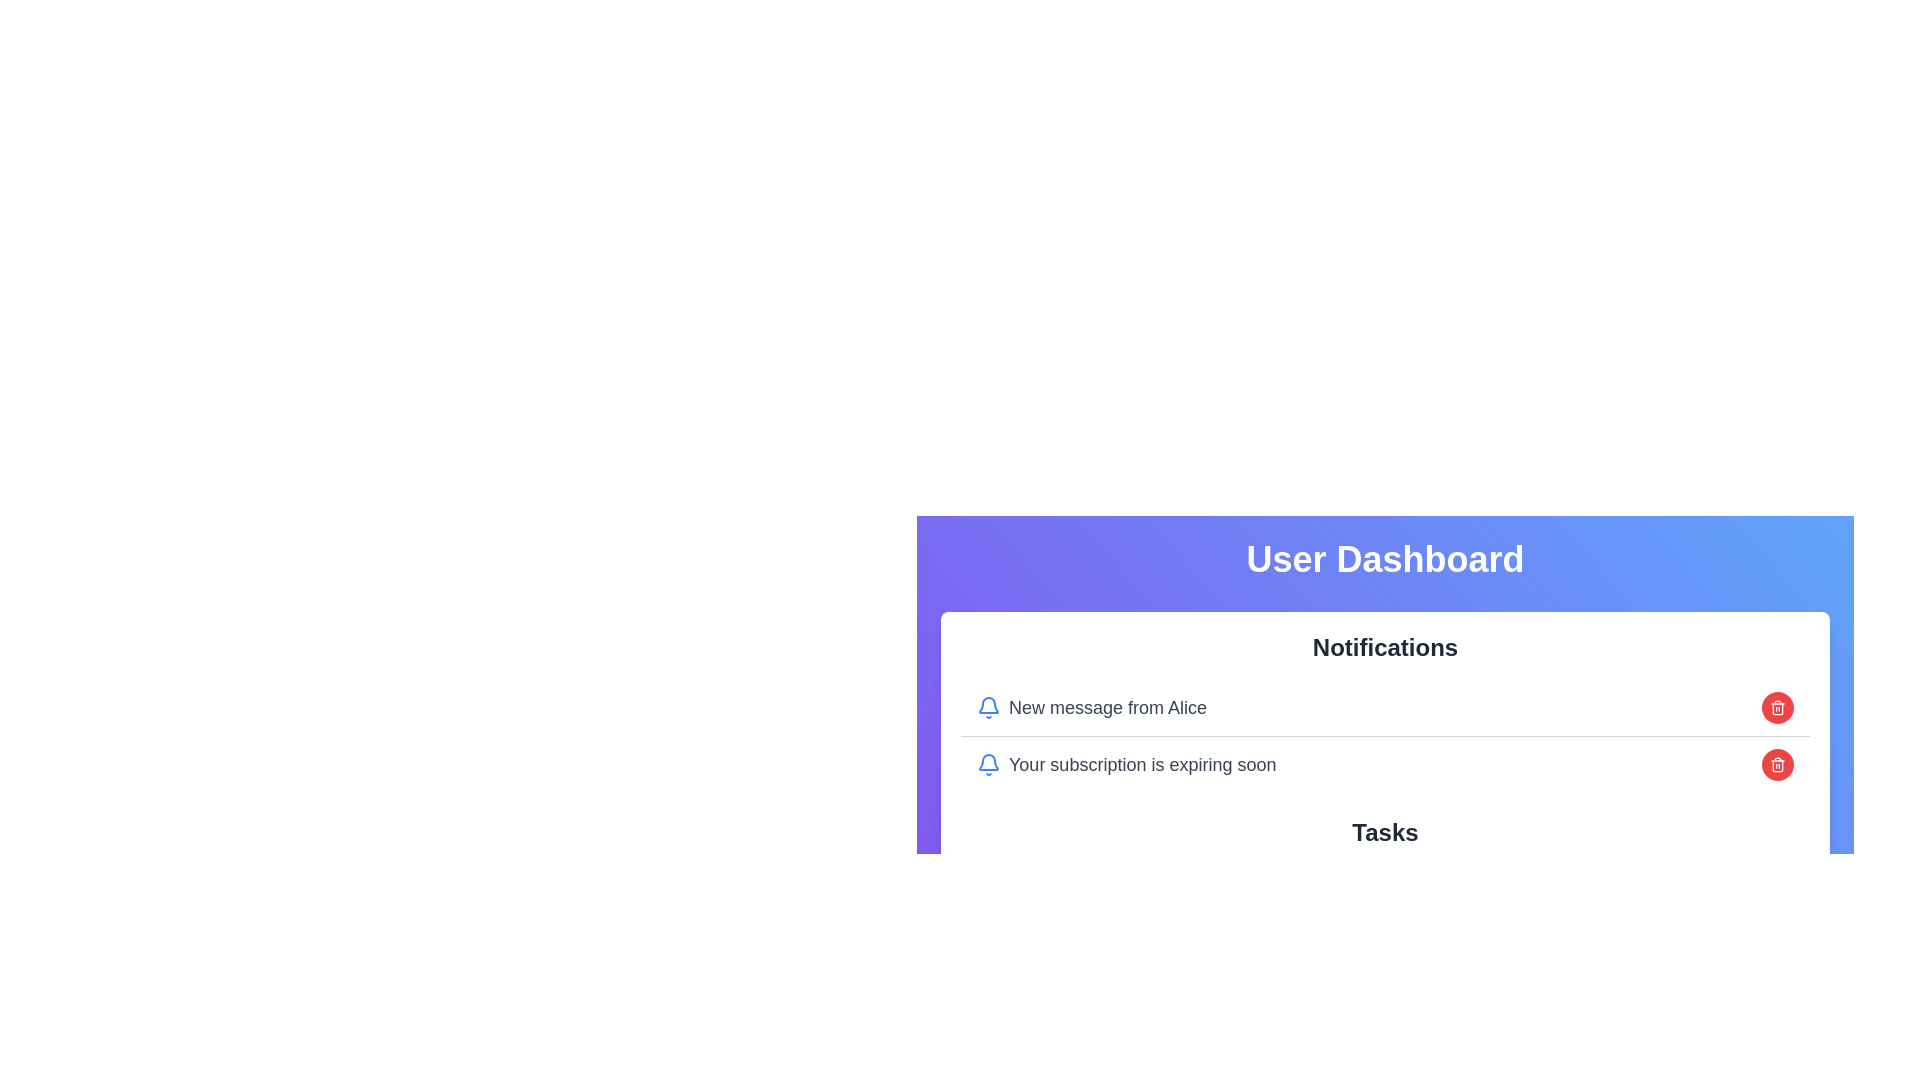  What do you see at coordinates (1142, 764) in the screenshot?
I see `the text label that displays 'Your subscription is expiring soon', which is styled in gray and located in the notifications section below a notification icon` at bounding box center [1142, 764].